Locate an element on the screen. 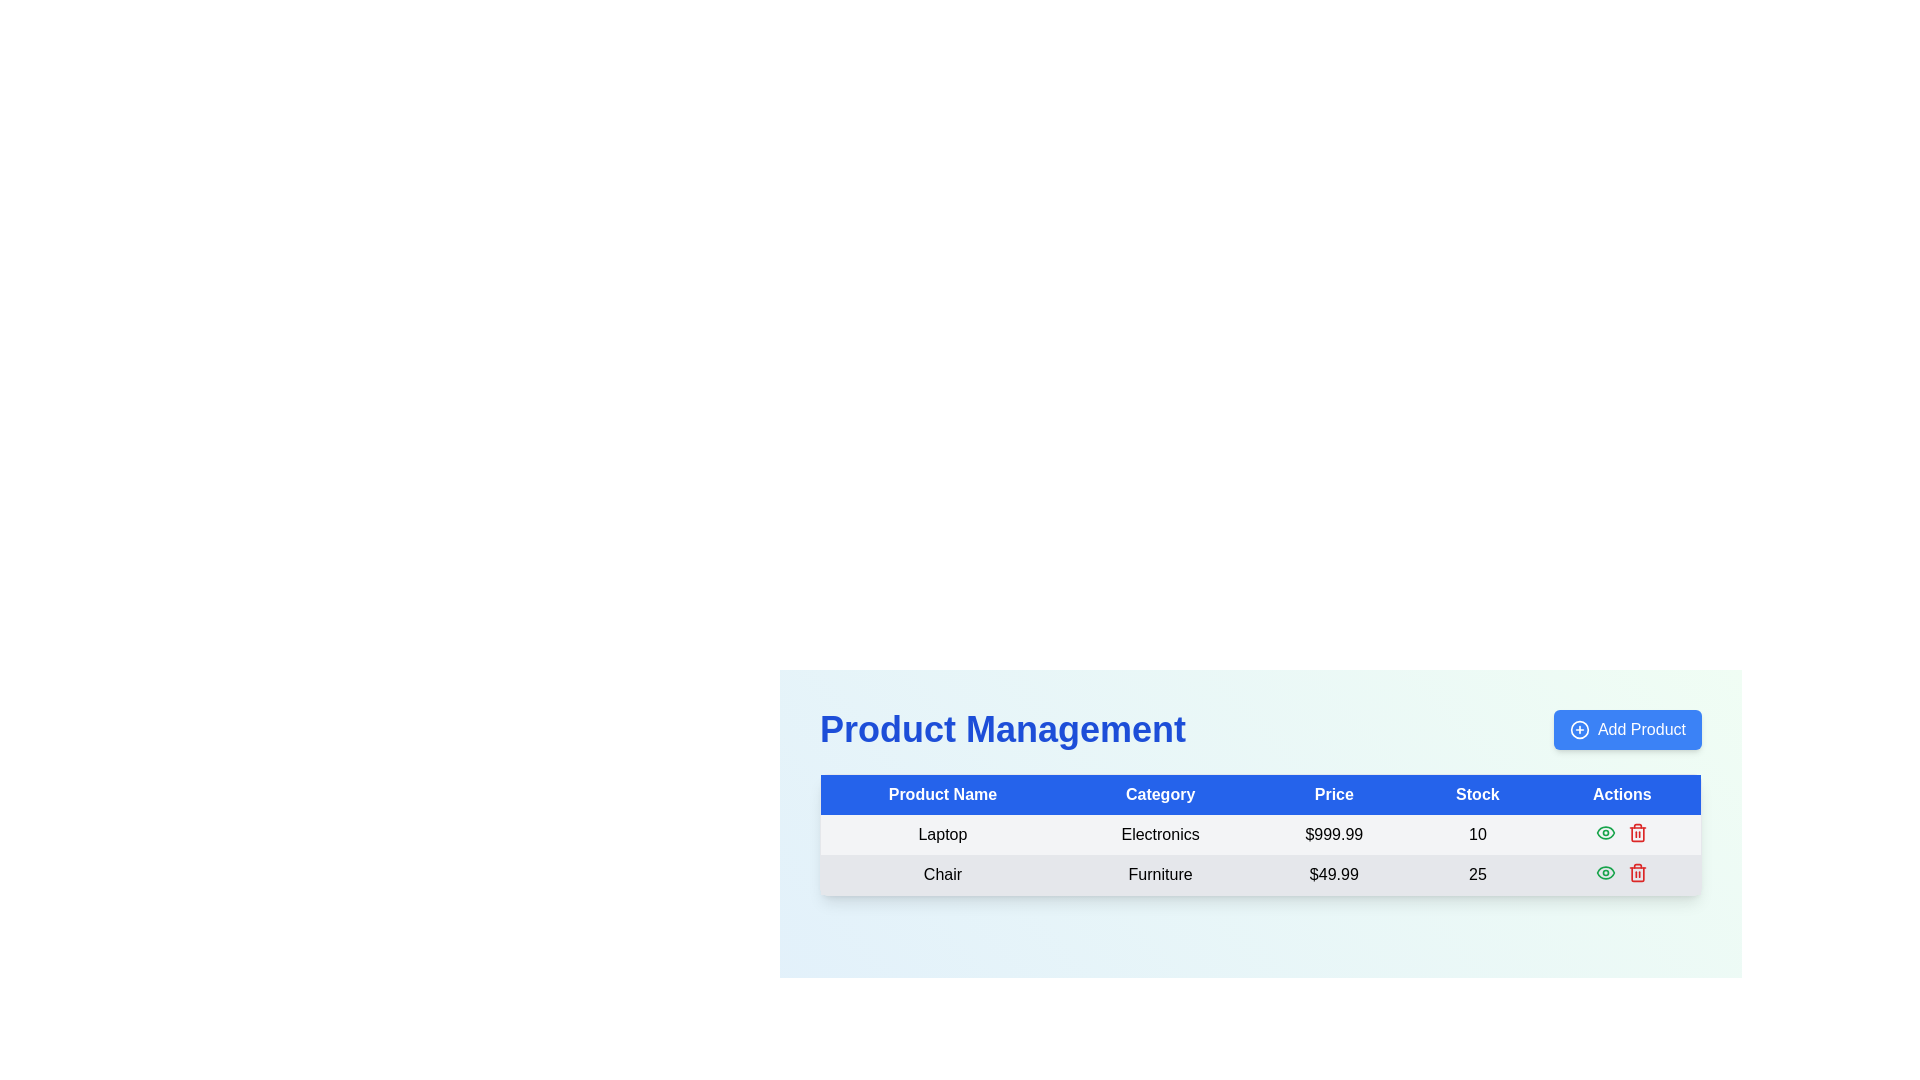 The image size is (1920, 1080). the Text Cell in the second row of the table under the 'Category' column, which specifies the product category and is located between the 'Chair' cell and the '$49.99' cell is located at coordinates (1160, 874).